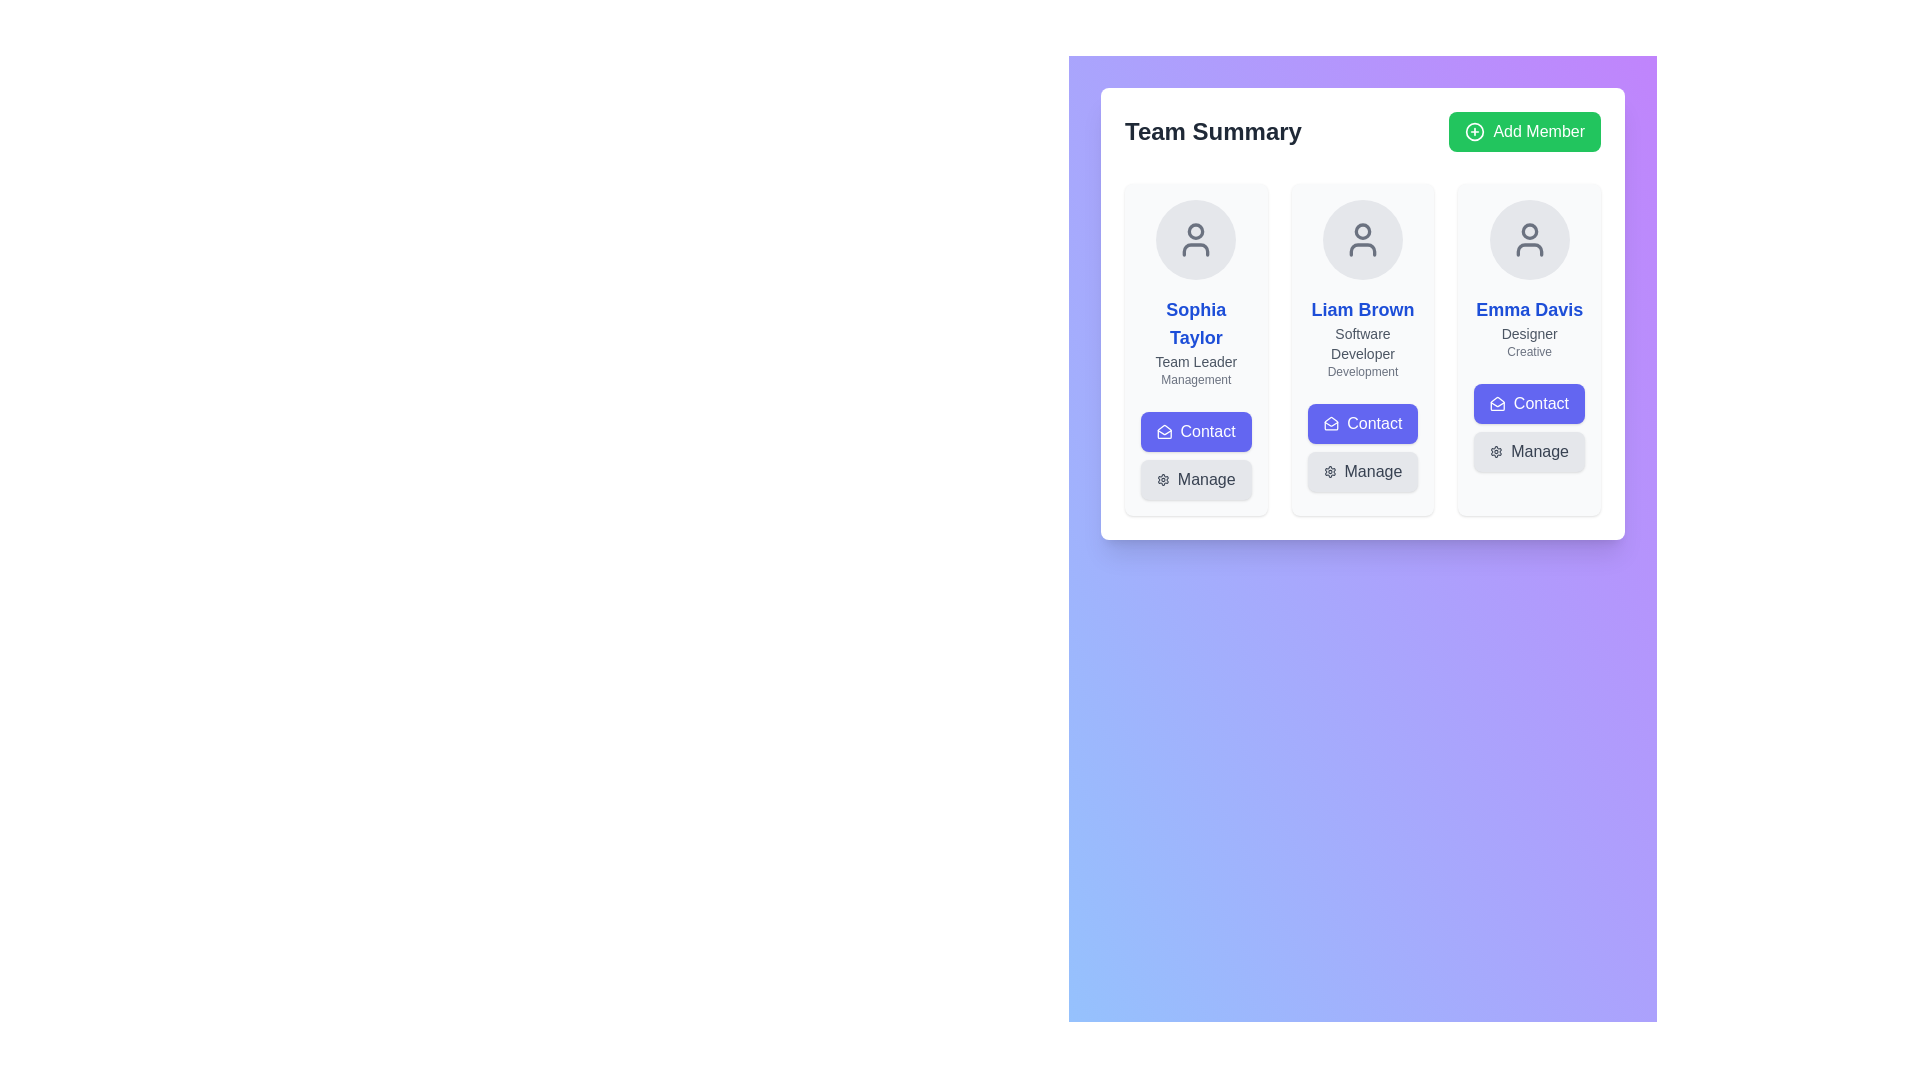 This screenshot has height=1080, width=1920. I want to click on the second textual element in the user profile card for 'Sophia Taylor' that indicates her role or position, located under the 'Team Summary' section, so click(1196, 362).